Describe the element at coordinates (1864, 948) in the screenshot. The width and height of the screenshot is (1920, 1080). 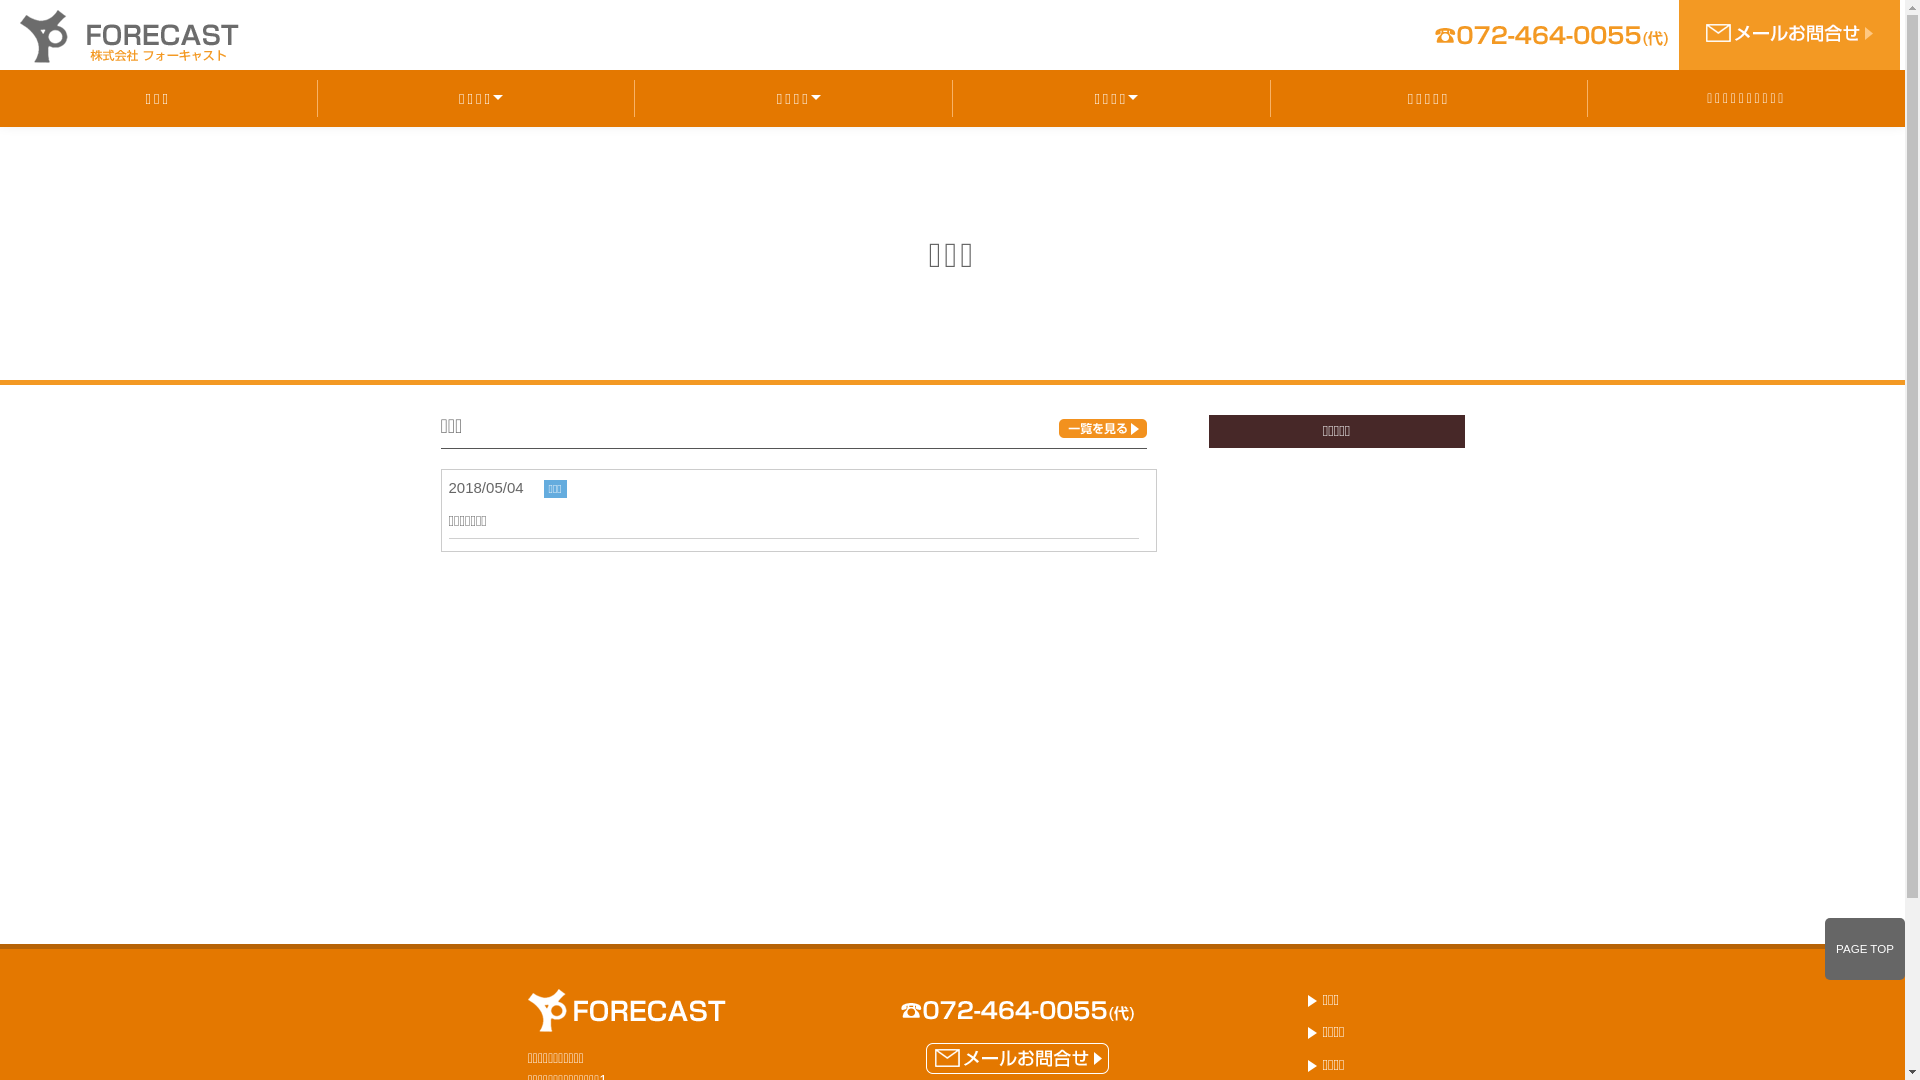
I see `'PAGE TOP'` at that location.